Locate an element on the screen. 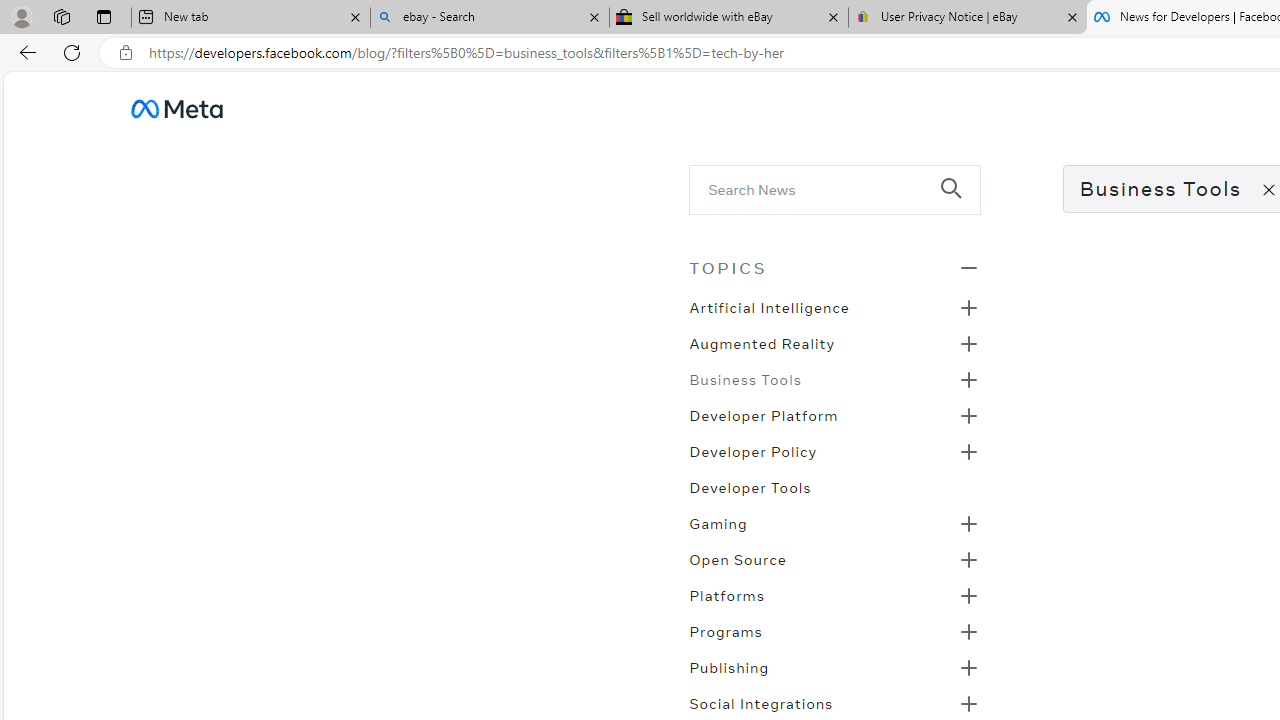 The image size is (1280, 720). 'Class: _58al' is located at coordinates (821, 189).